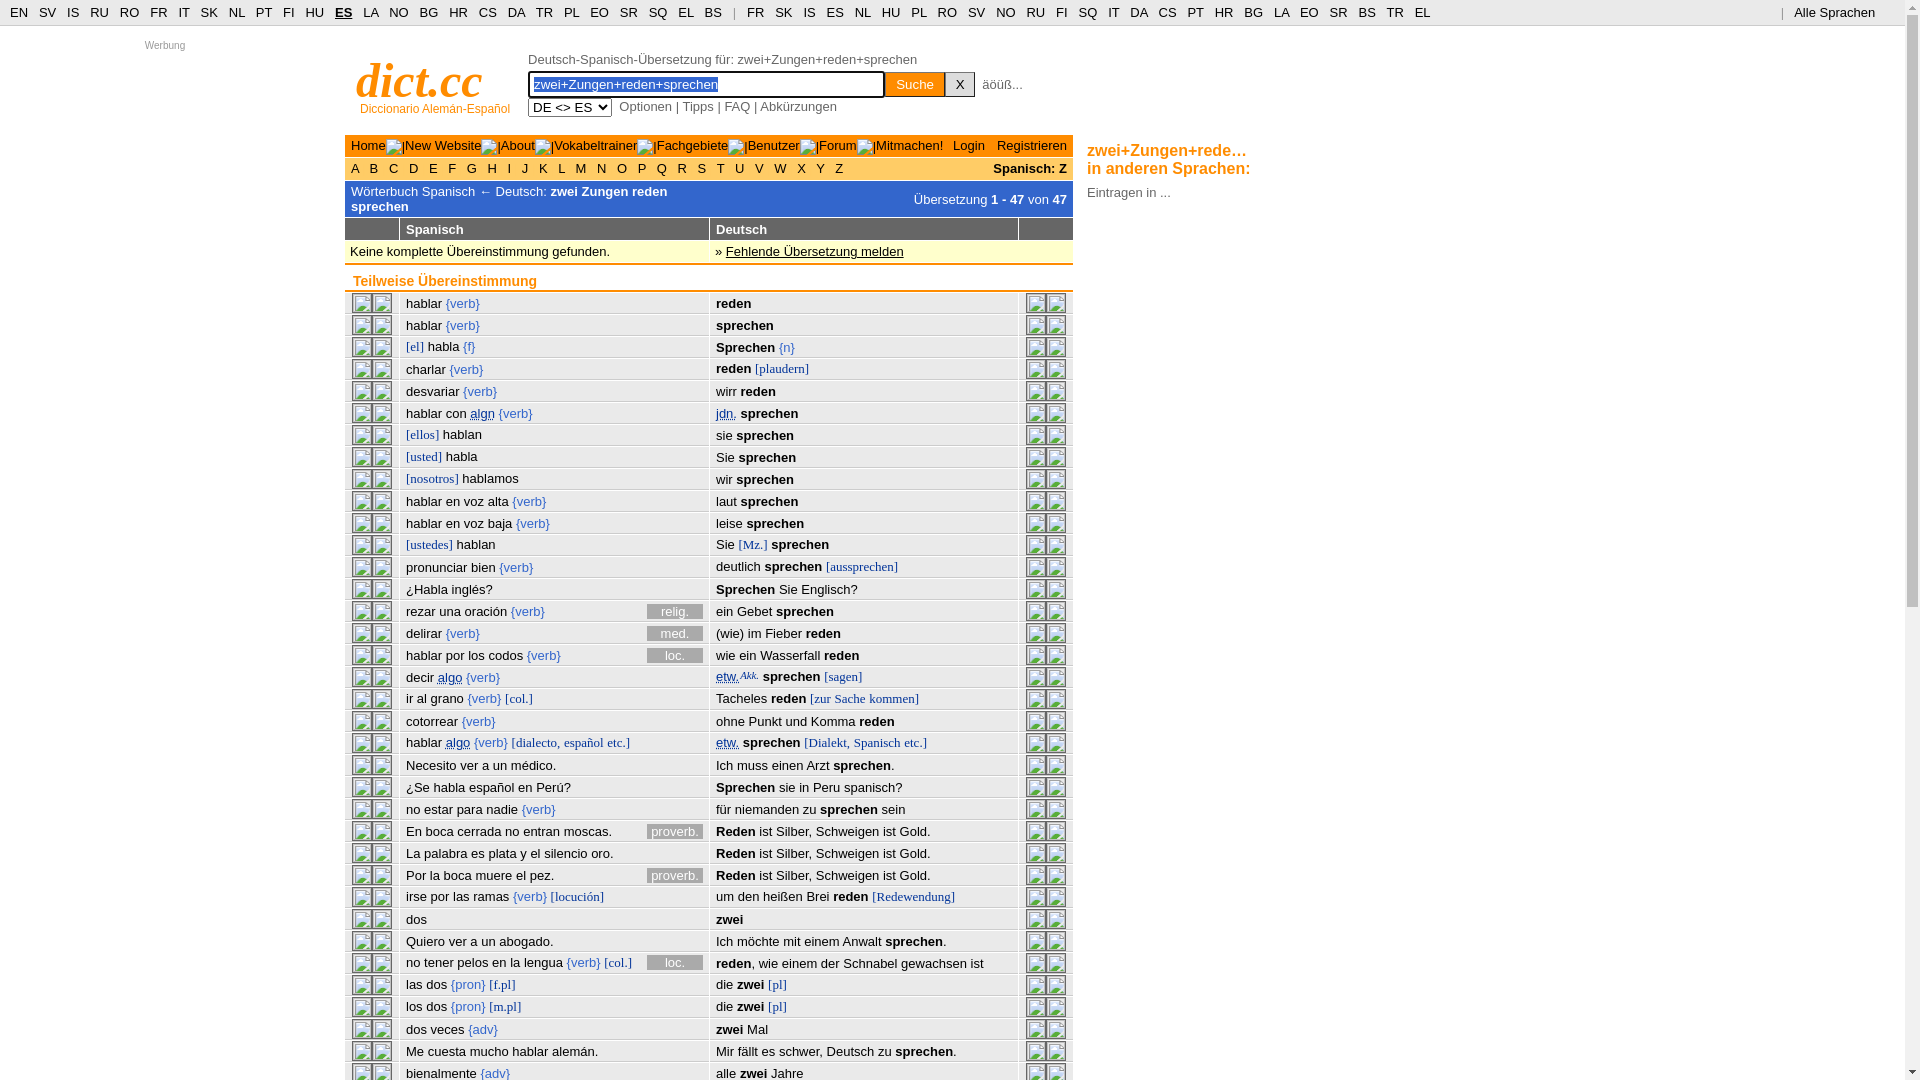 Image resolution: width=1920 pixels, height=1080 pixels. Describe the element at coordinates (725, 412) in the screenshot. I see `'jdn.'` at that location.